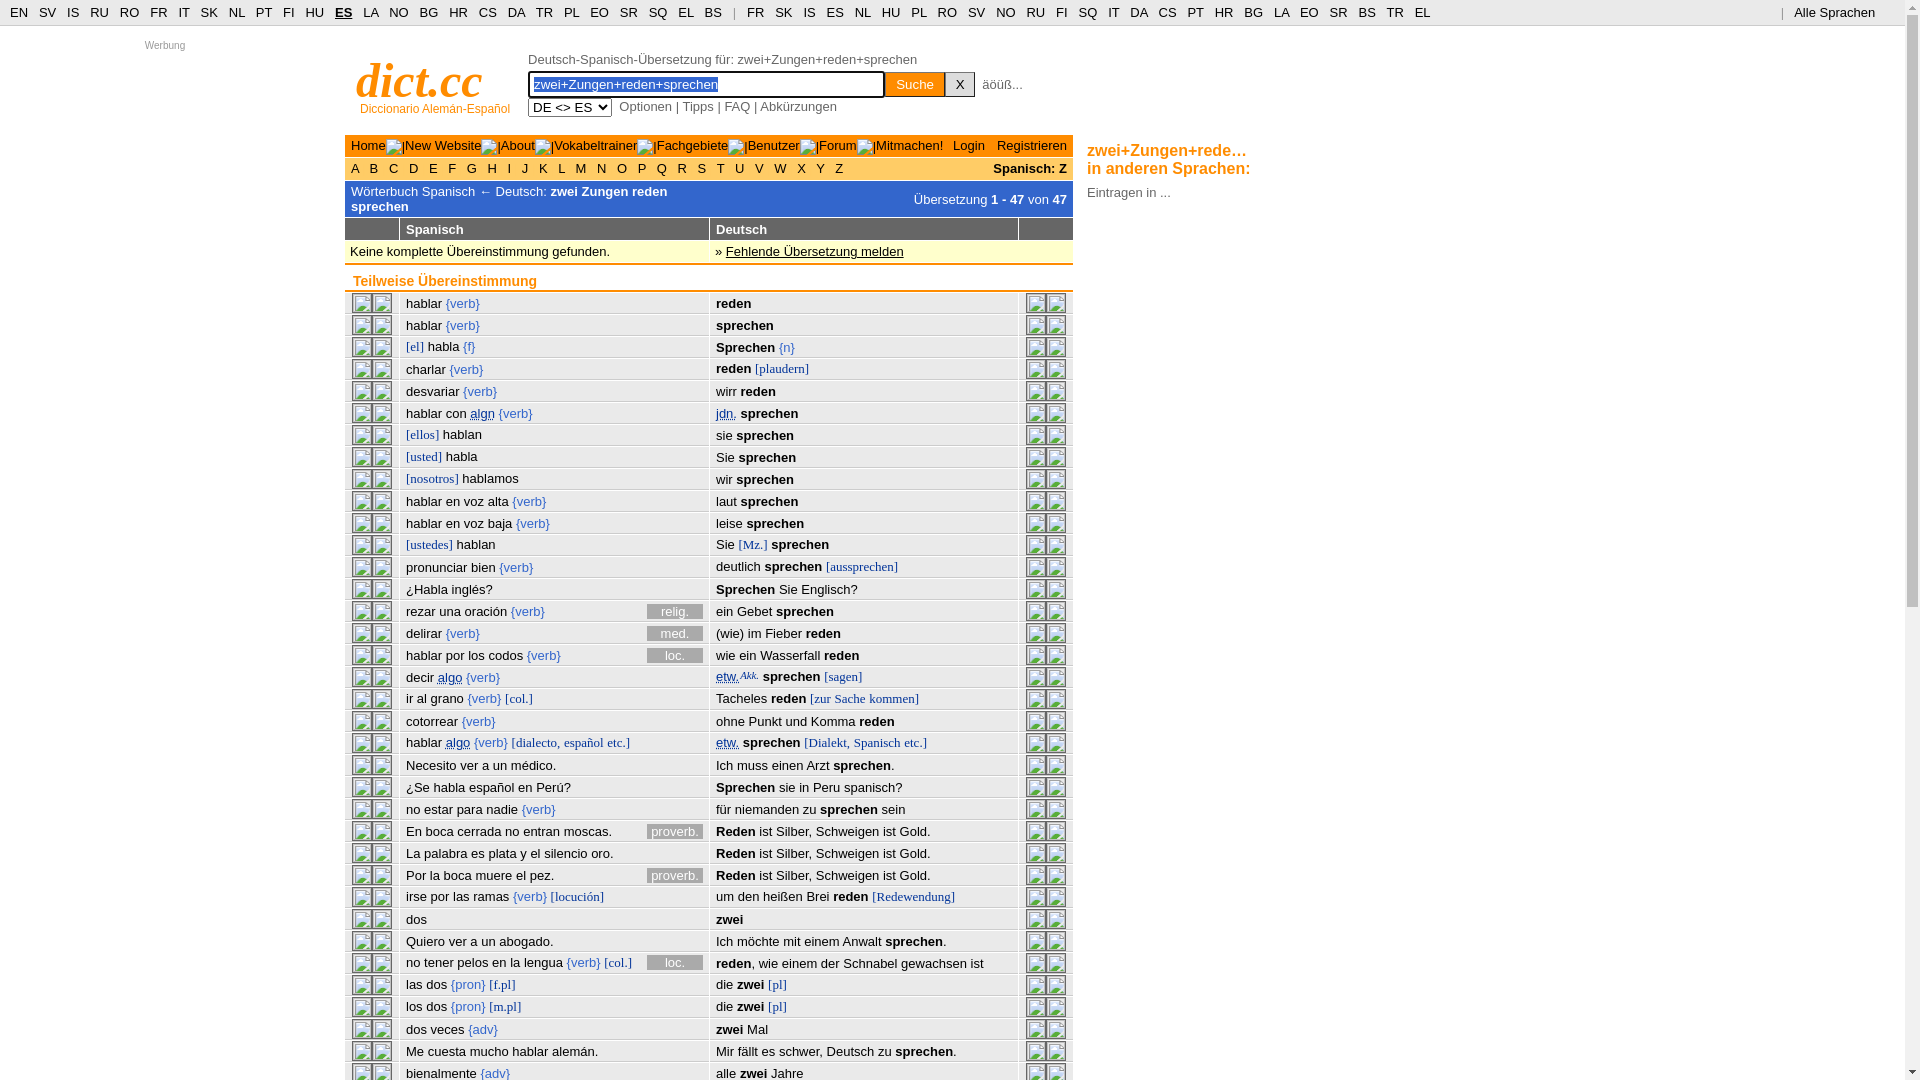 Image resolution: width=1920 pixels, height=1080 pixels. Describe the element at coordinates (725, 412) in the screenshot. I see `'jdn.'` at that location.